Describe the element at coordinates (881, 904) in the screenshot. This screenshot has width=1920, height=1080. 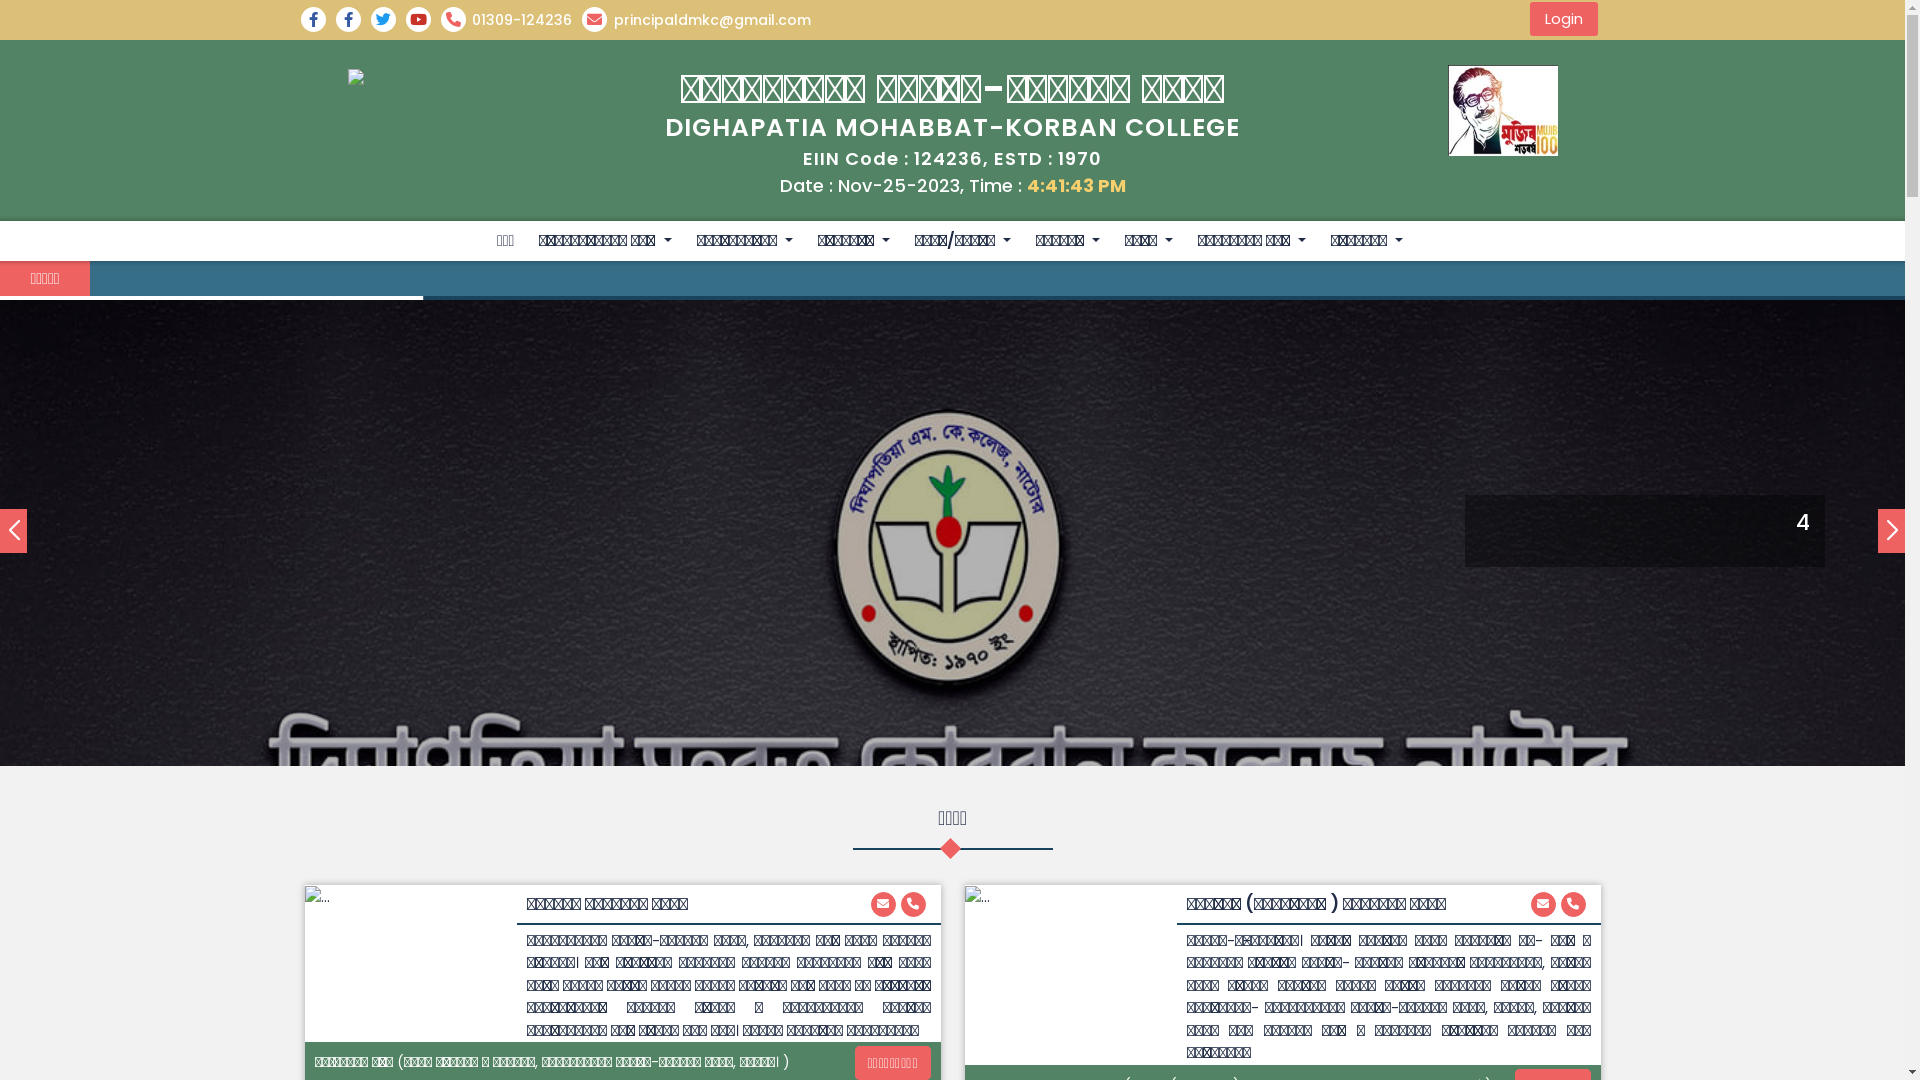
I see `'dcnatore@mopa.gov.bd'` at that location.